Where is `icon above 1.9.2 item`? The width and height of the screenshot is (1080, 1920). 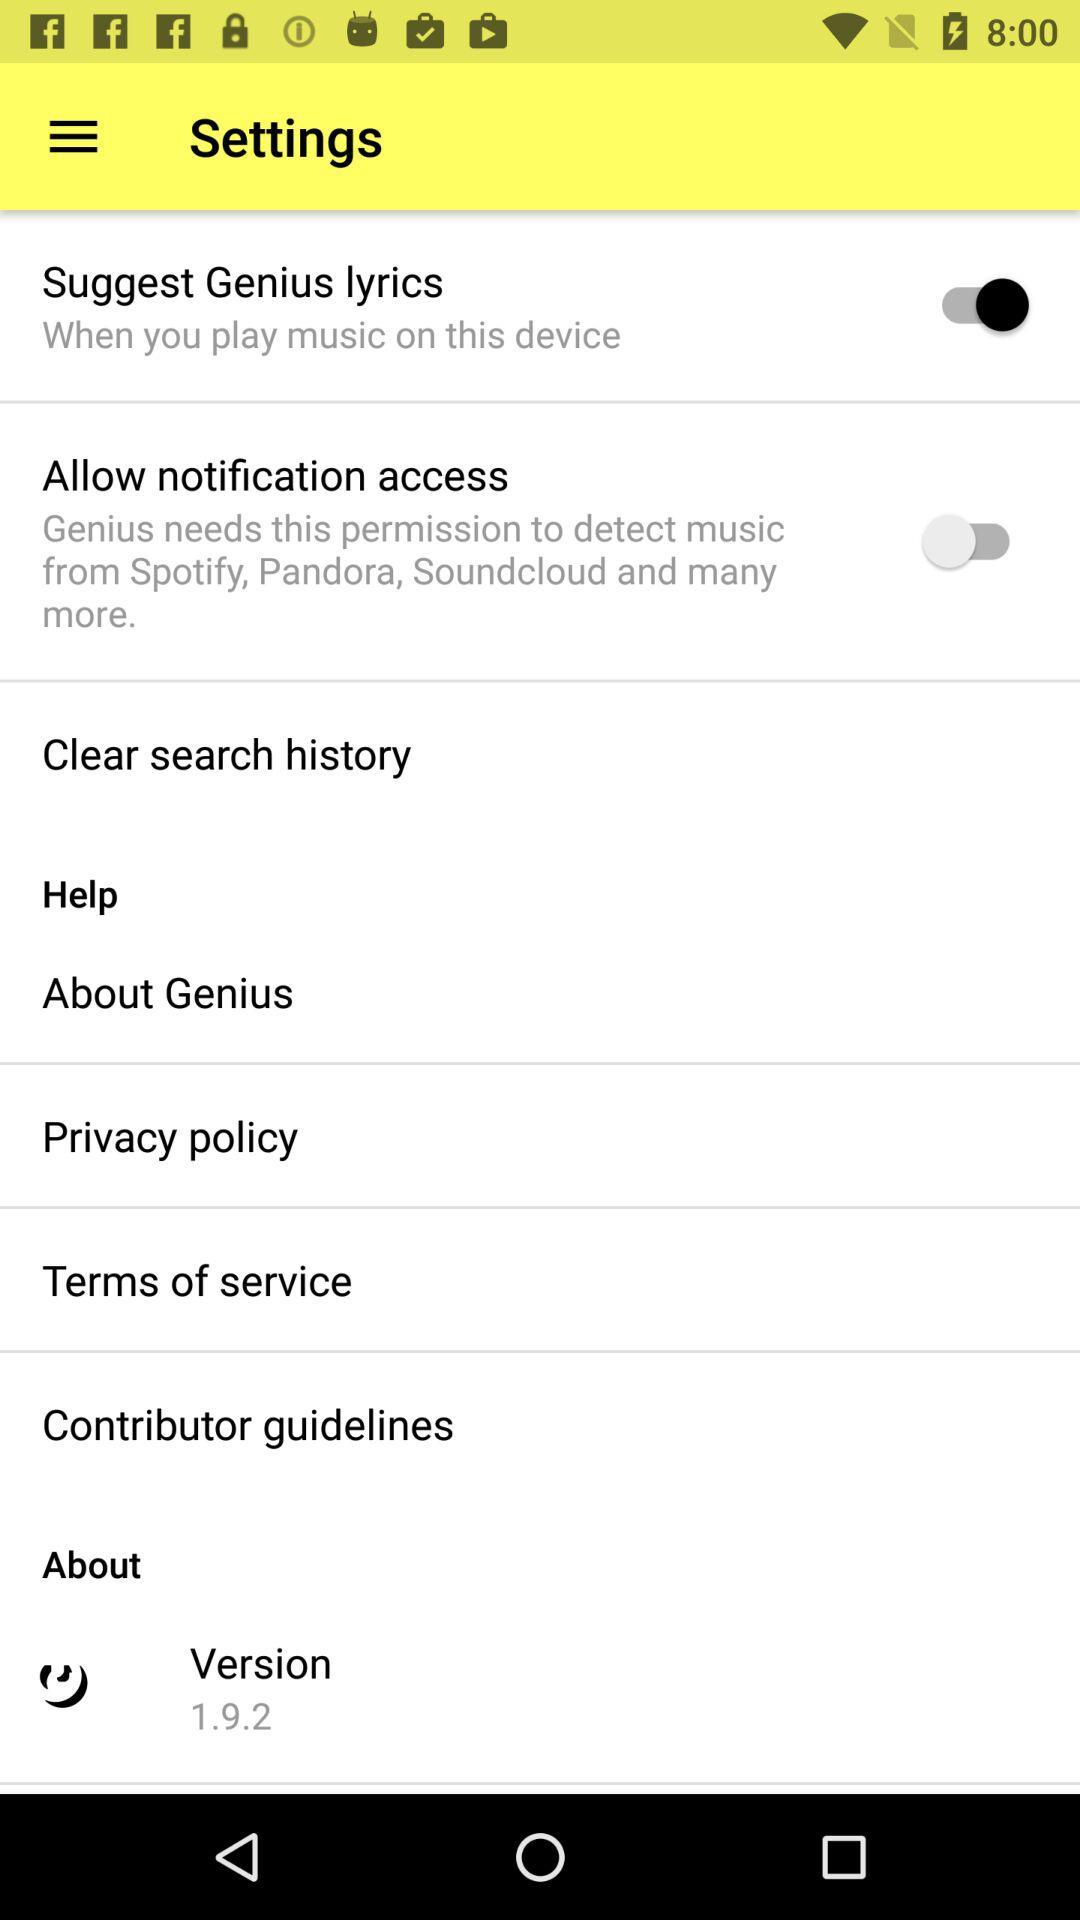
icon above 1.9.2 item is located at coordinates (260, 1661).